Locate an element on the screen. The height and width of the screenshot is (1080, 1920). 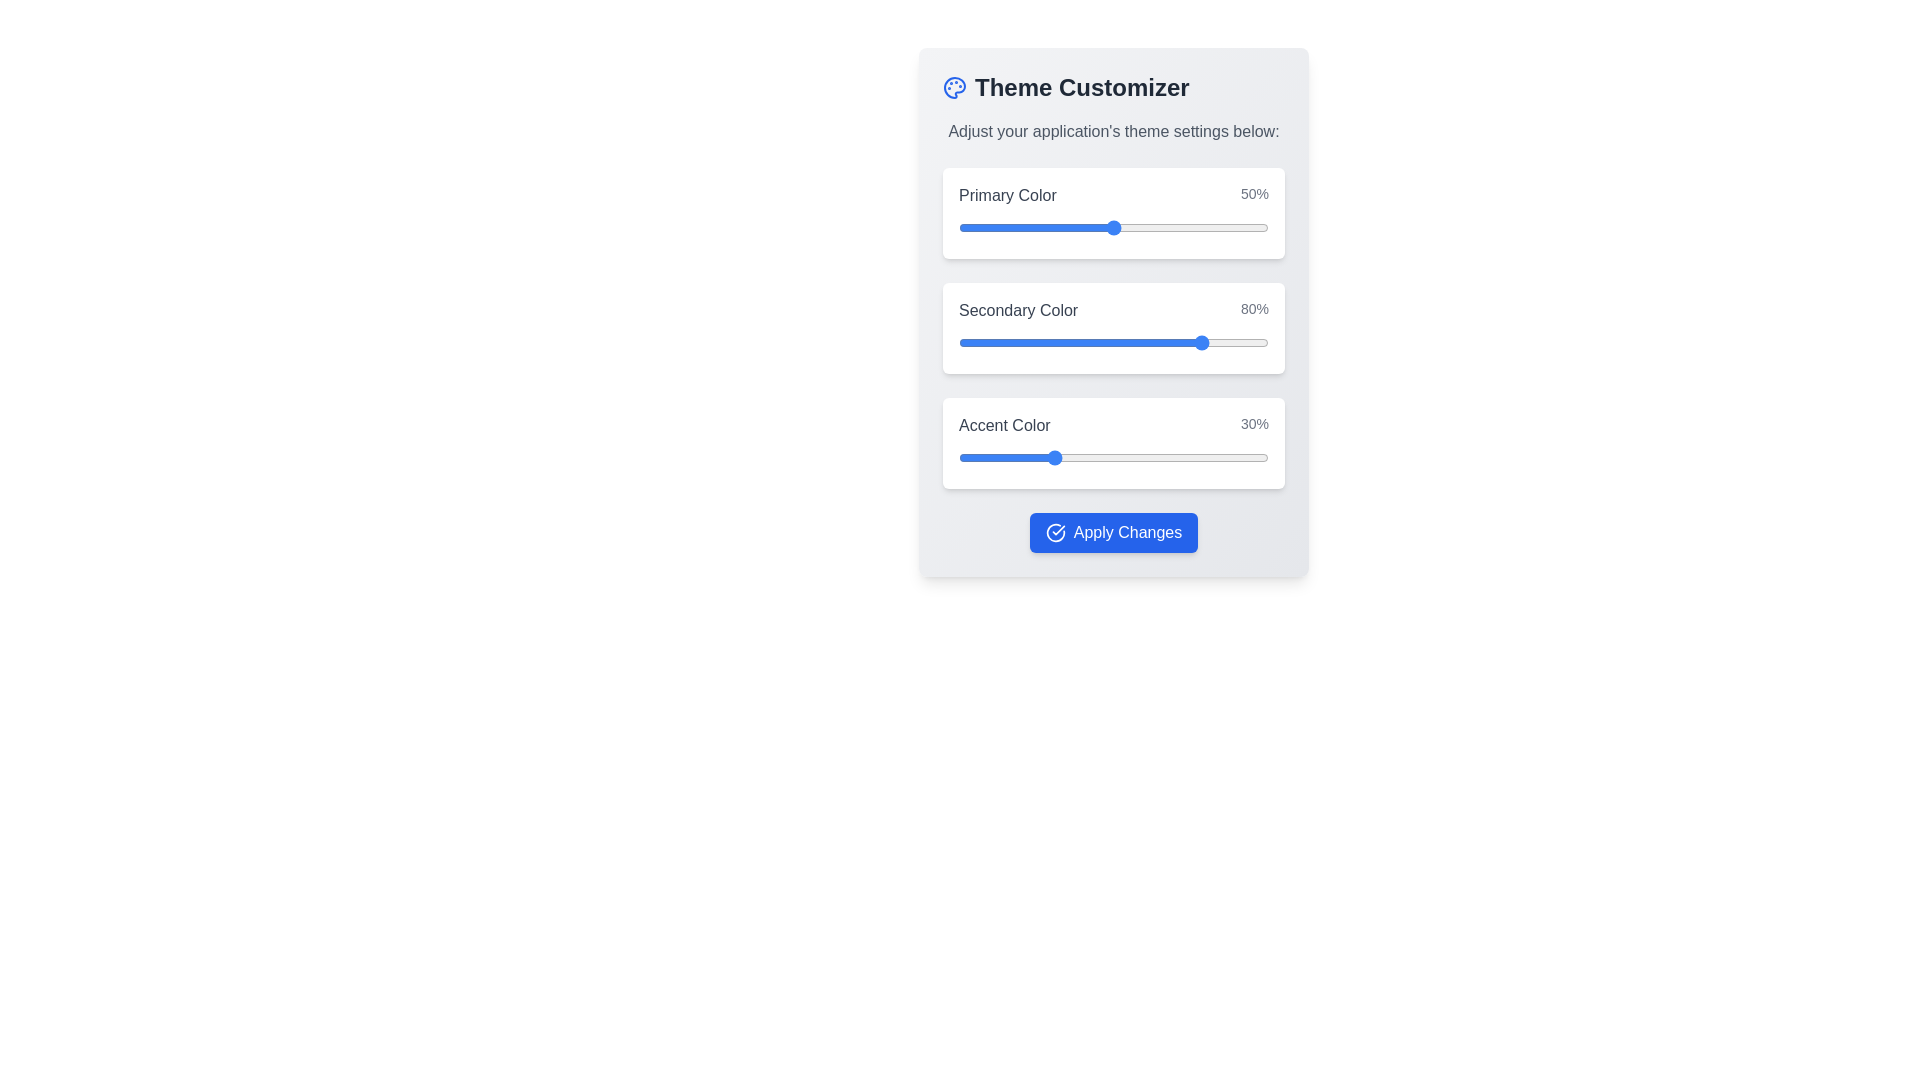
the 'Apply Changes' button using keyboard tabbing is located at coordinates (1112, 531).